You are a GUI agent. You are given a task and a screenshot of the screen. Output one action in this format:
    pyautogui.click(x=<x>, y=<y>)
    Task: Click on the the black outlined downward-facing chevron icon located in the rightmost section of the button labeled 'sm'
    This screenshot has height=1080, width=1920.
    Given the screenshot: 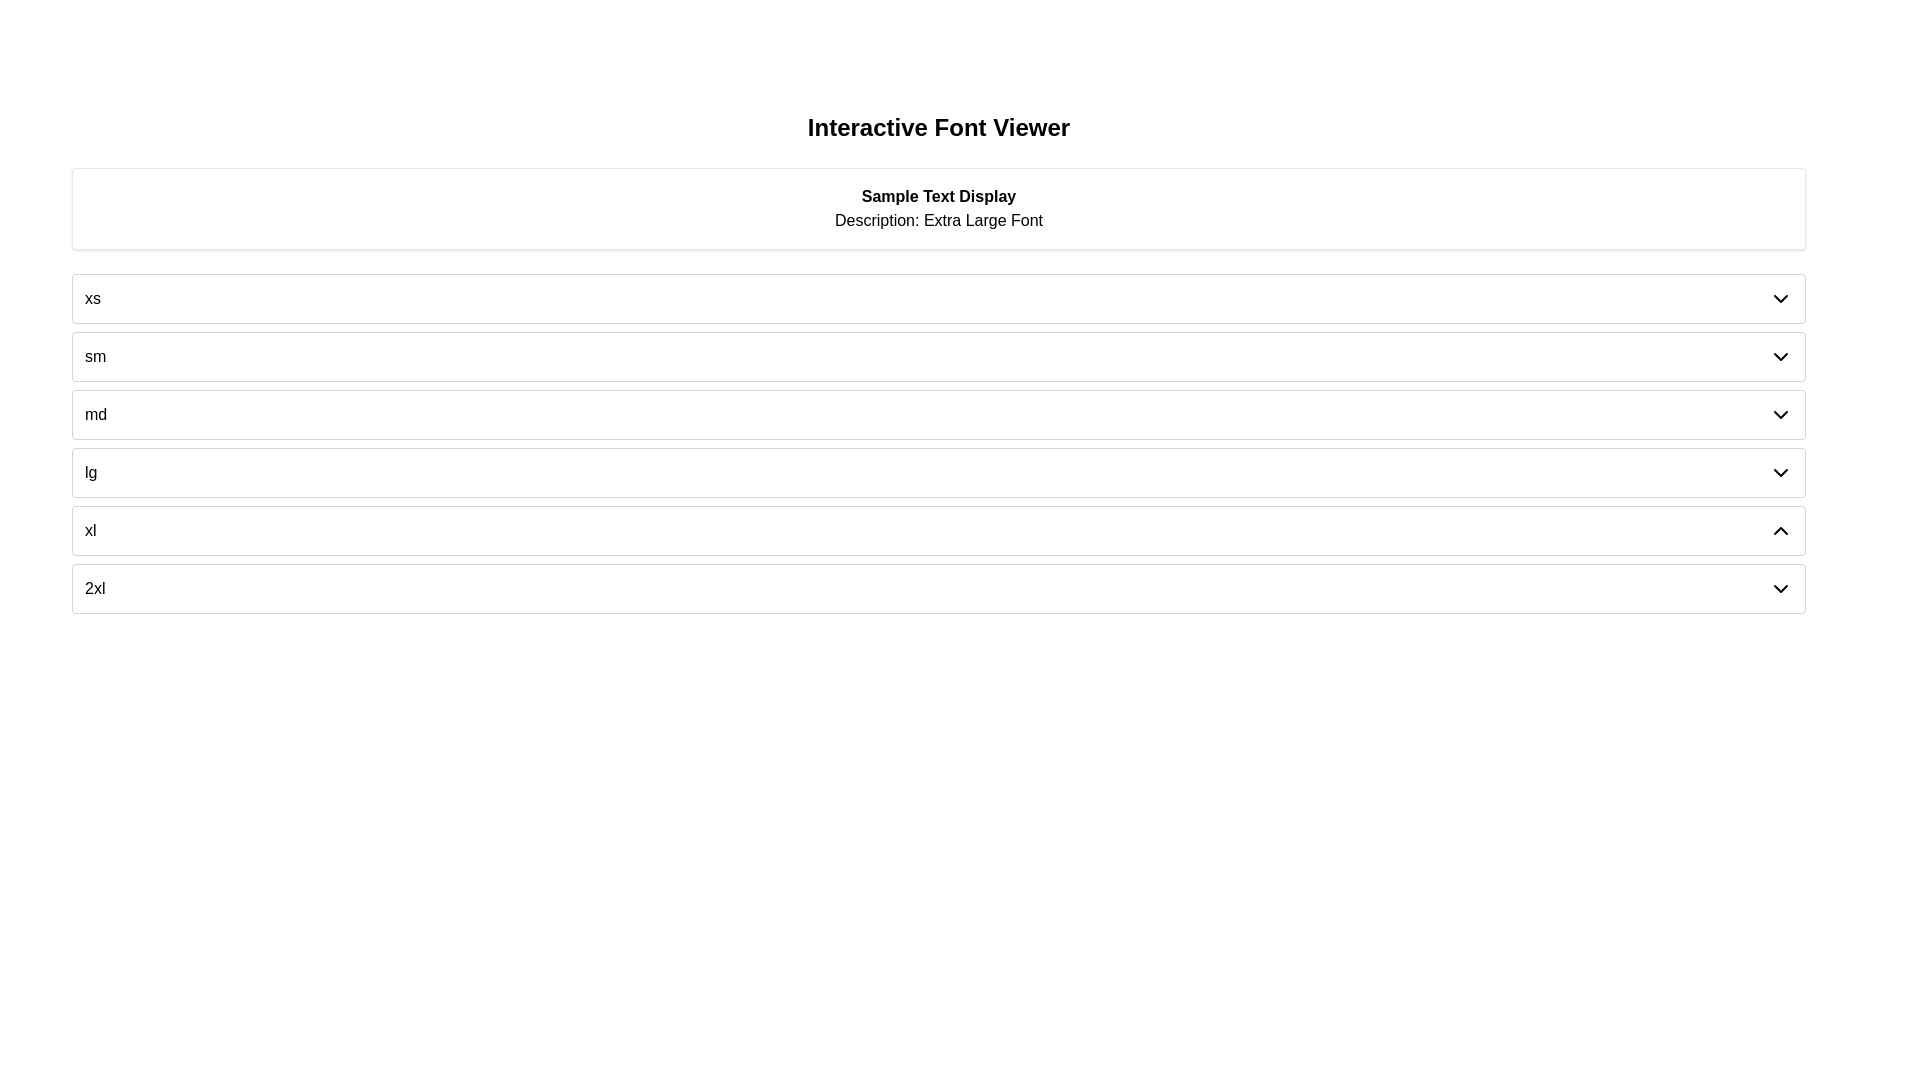 What is the action you would take?
    pyautogui.click(x=1780, y=356)
    